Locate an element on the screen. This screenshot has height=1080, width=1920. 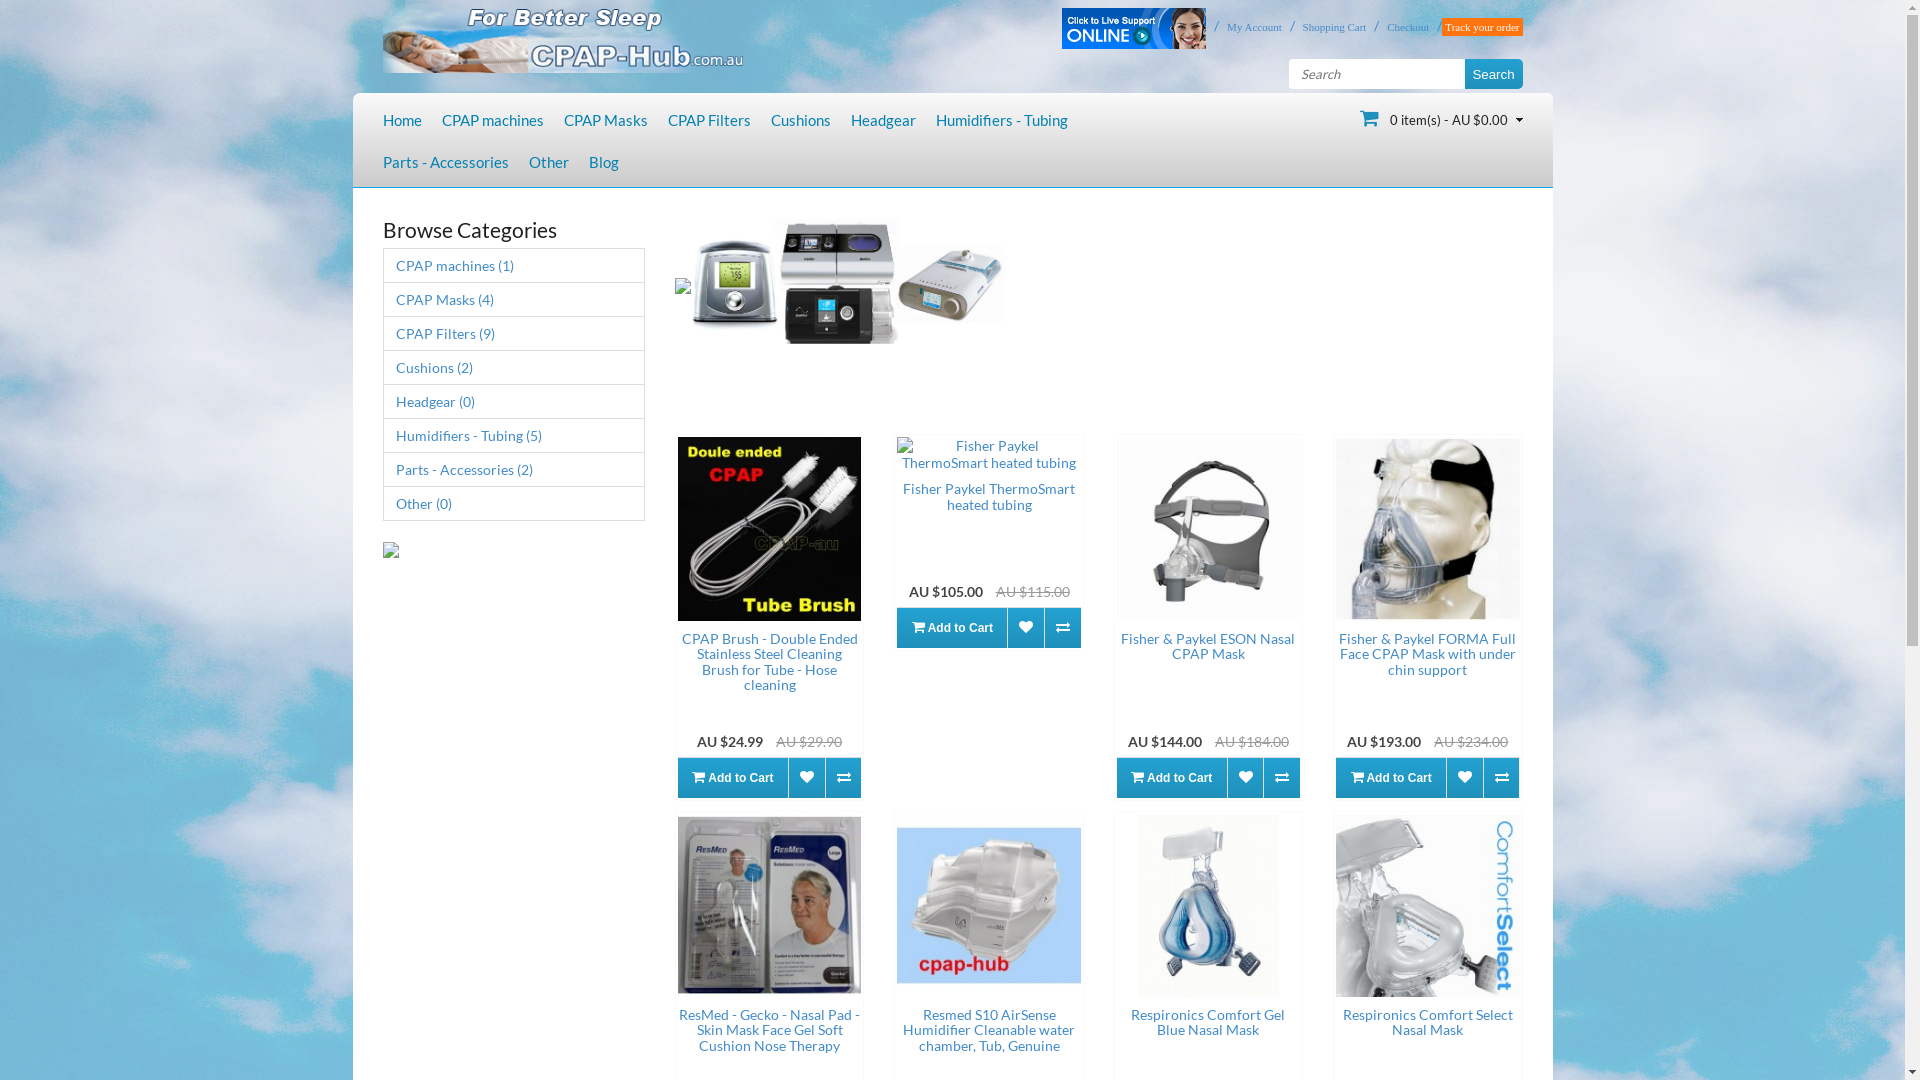
'Home' is located at coordinates (400, 119).